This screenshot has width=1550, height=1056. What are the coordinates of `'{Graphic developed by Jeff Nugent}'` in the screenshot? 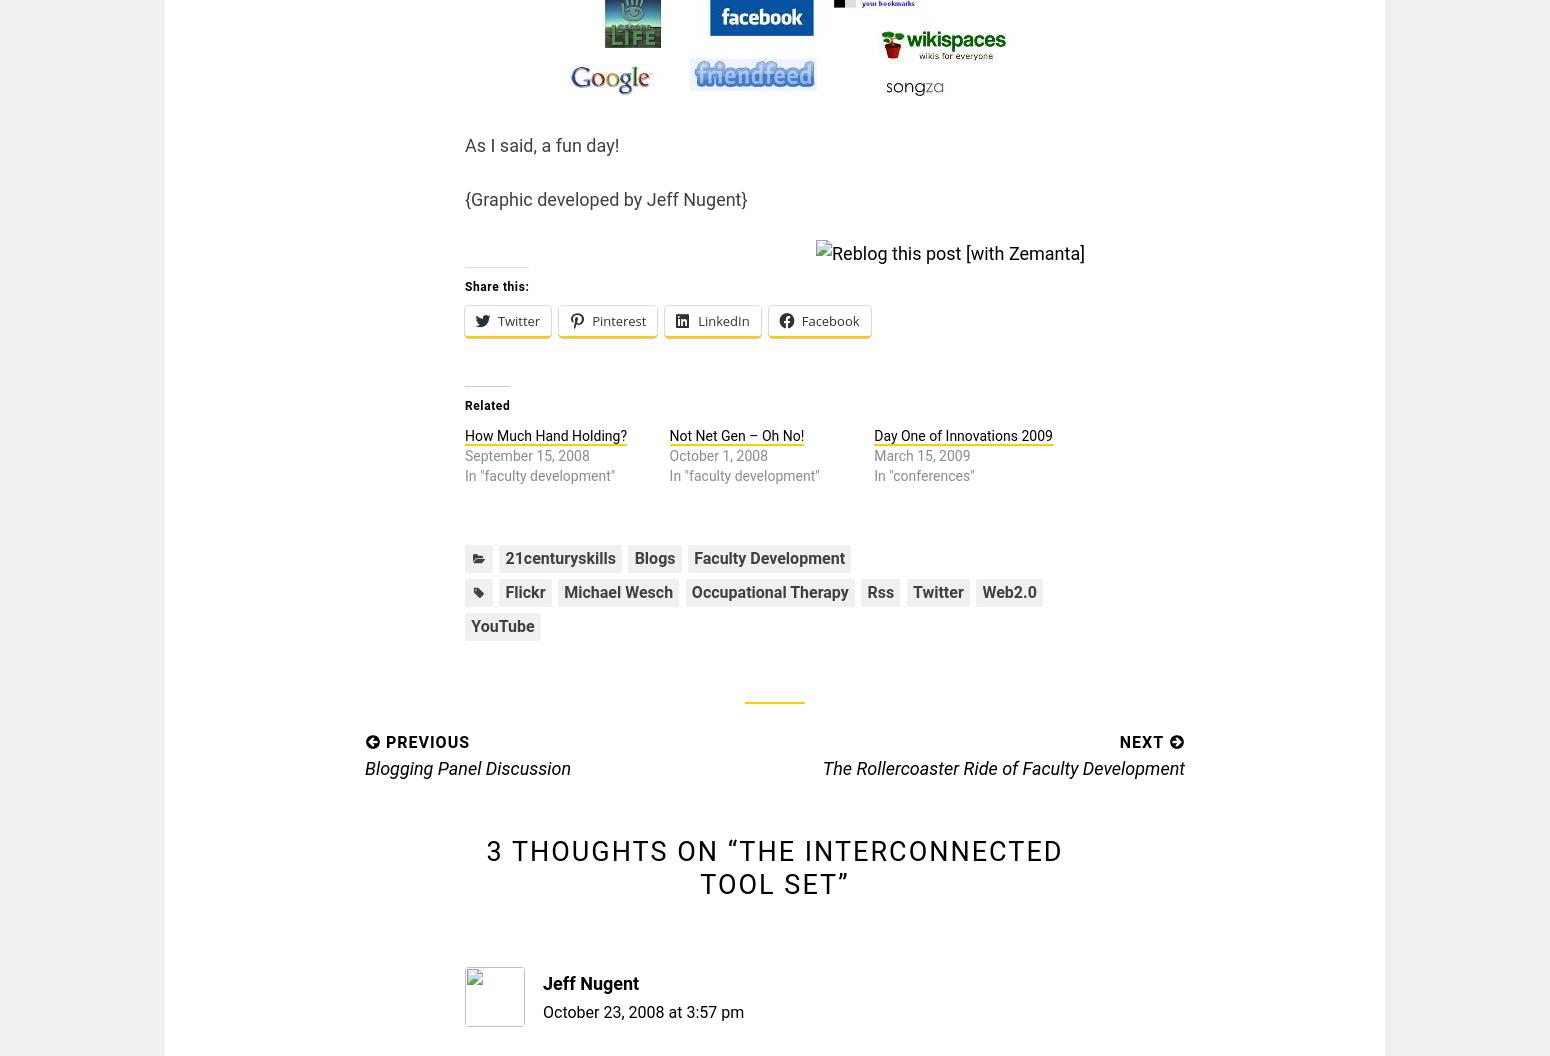 It's located at (465, 198).